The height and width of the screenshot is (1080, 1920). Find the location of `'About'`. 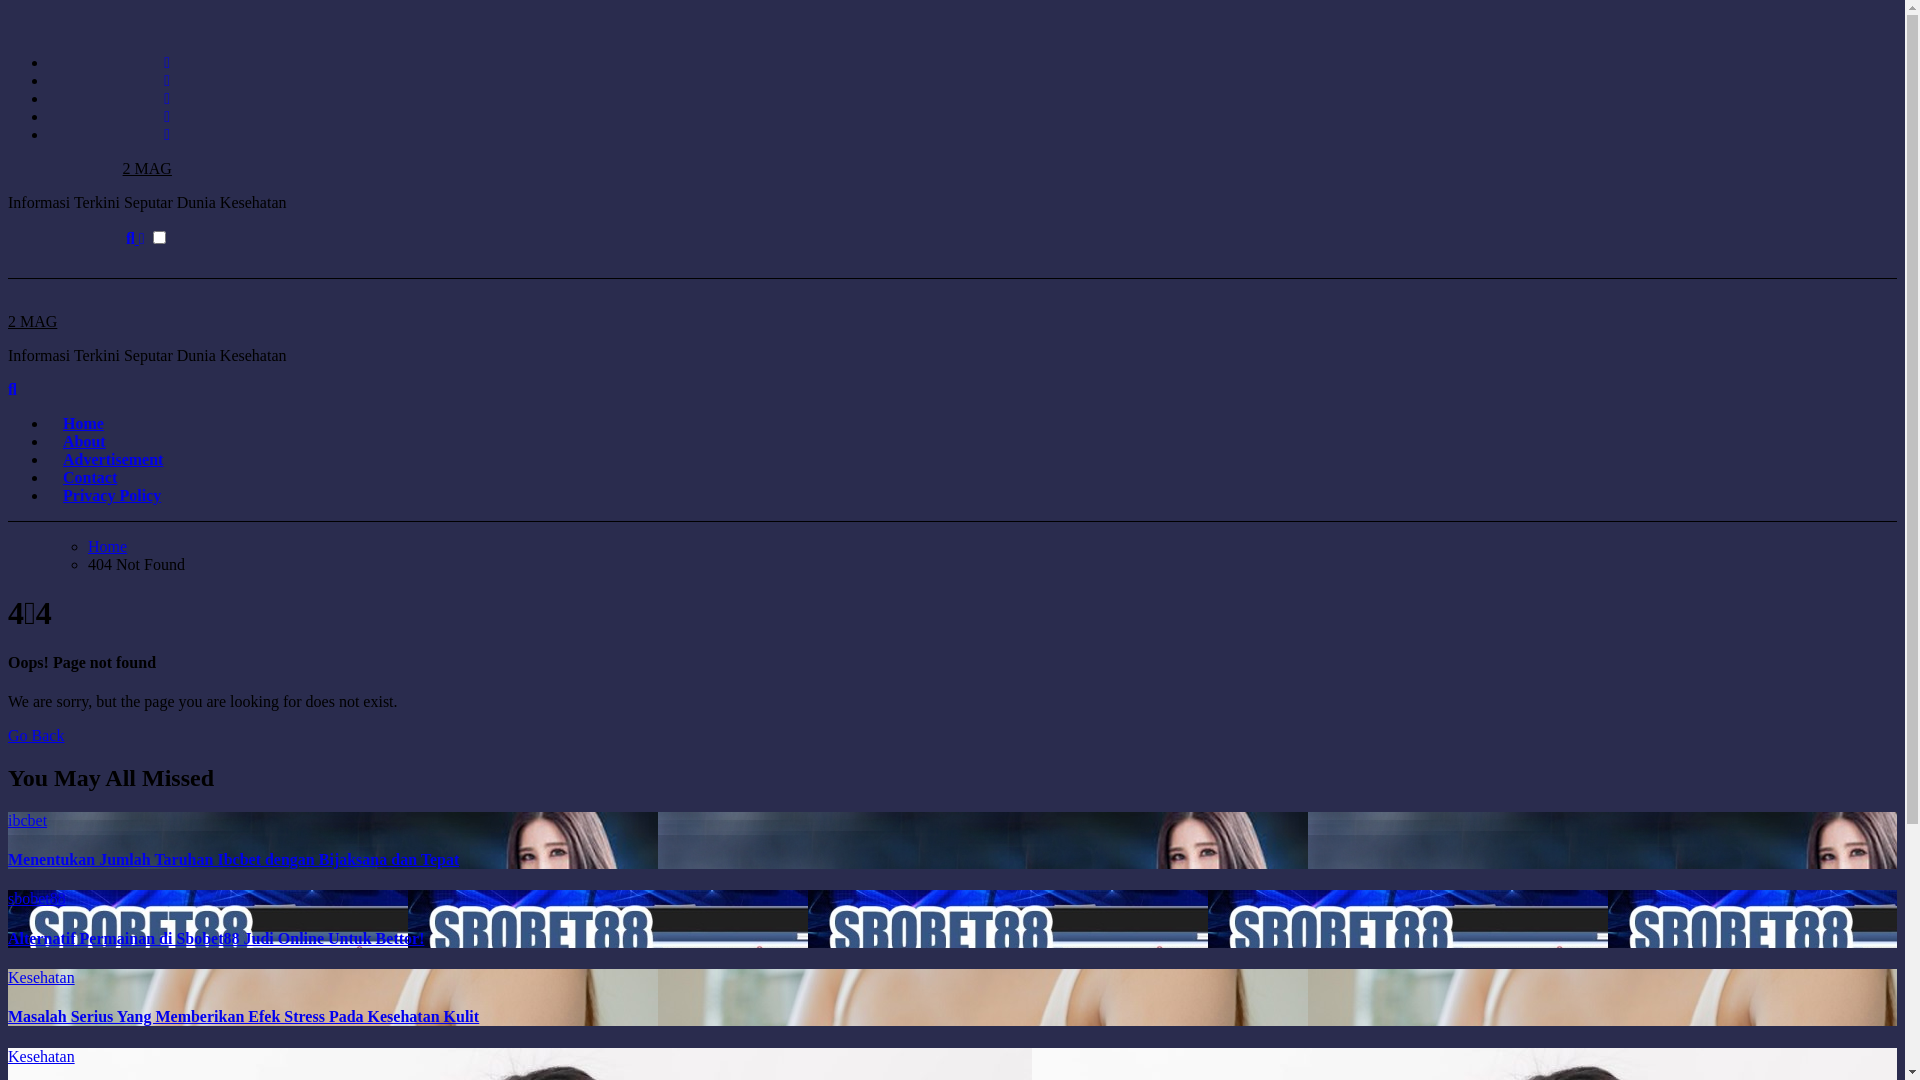

'About' is located at coordinates (83, 440).